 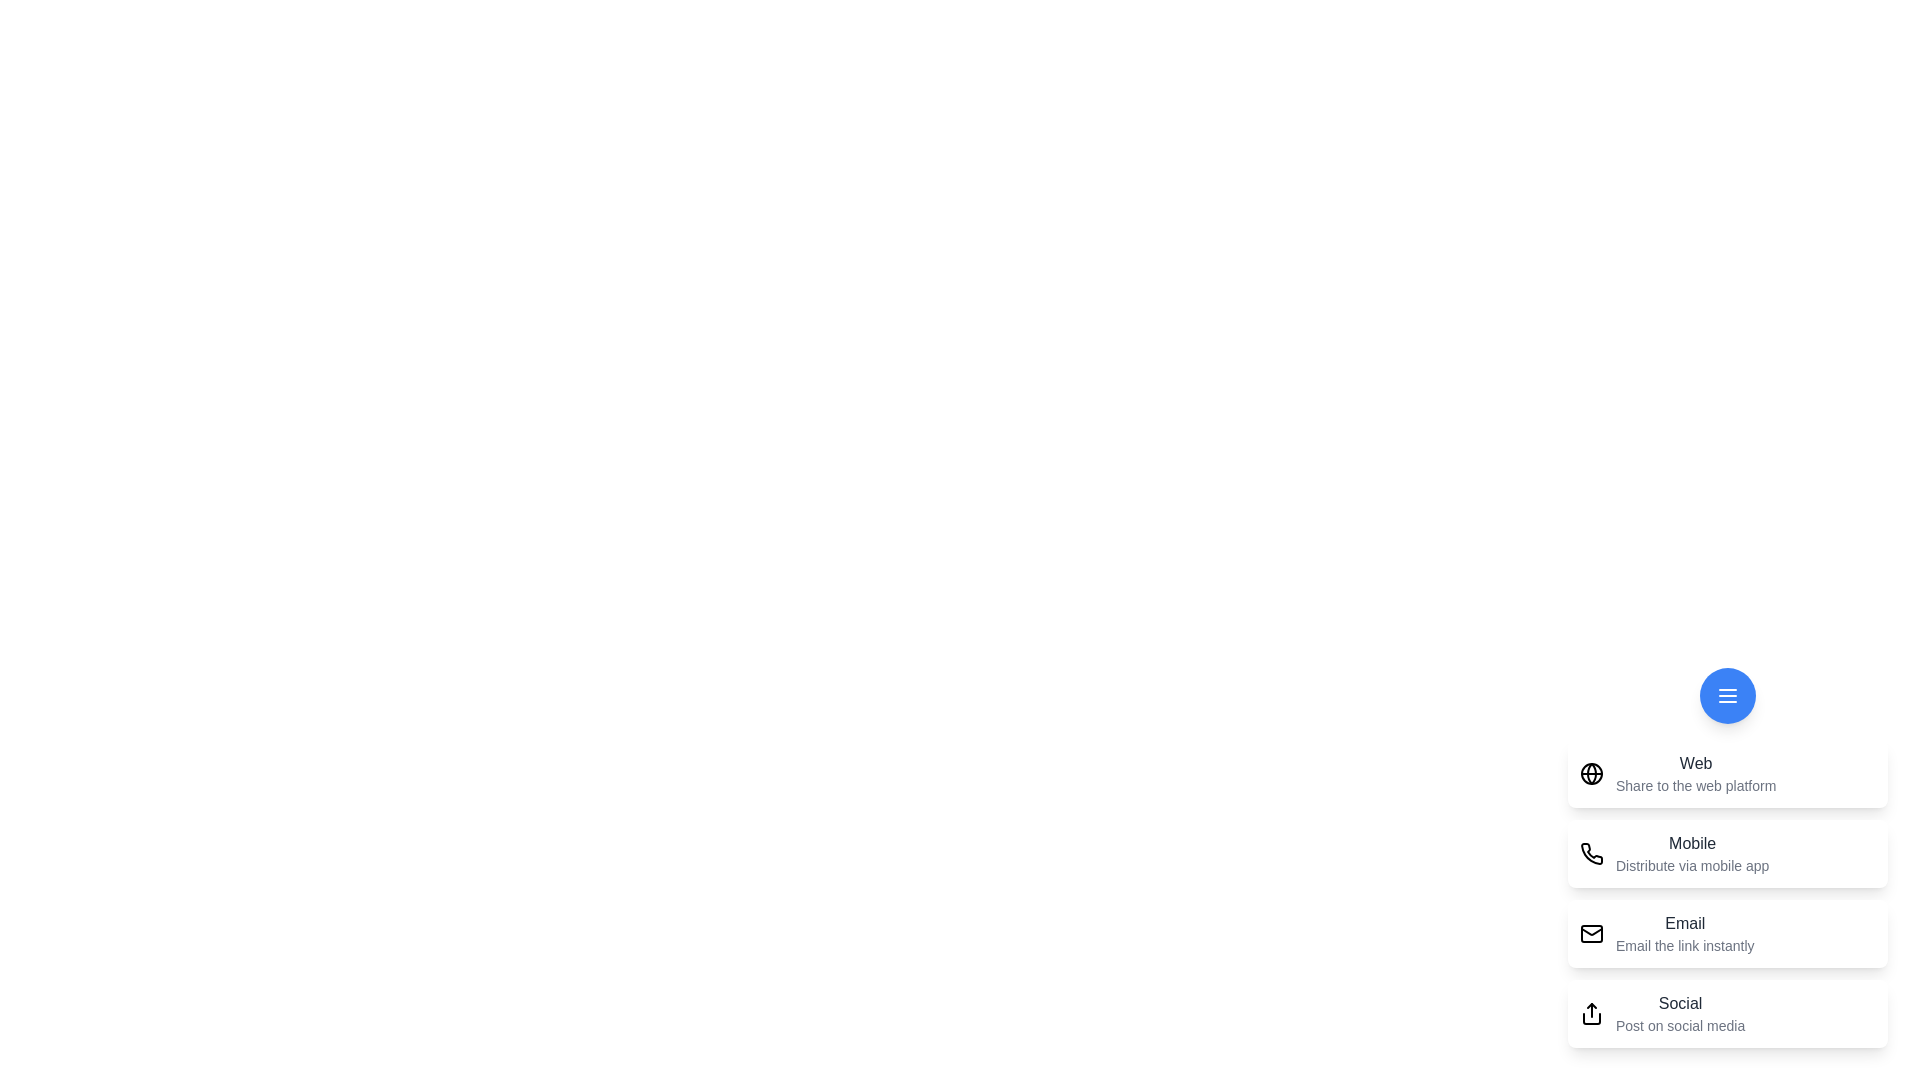 I want to click on the sharing option Web from the menu, so click(x=1727, y=773).